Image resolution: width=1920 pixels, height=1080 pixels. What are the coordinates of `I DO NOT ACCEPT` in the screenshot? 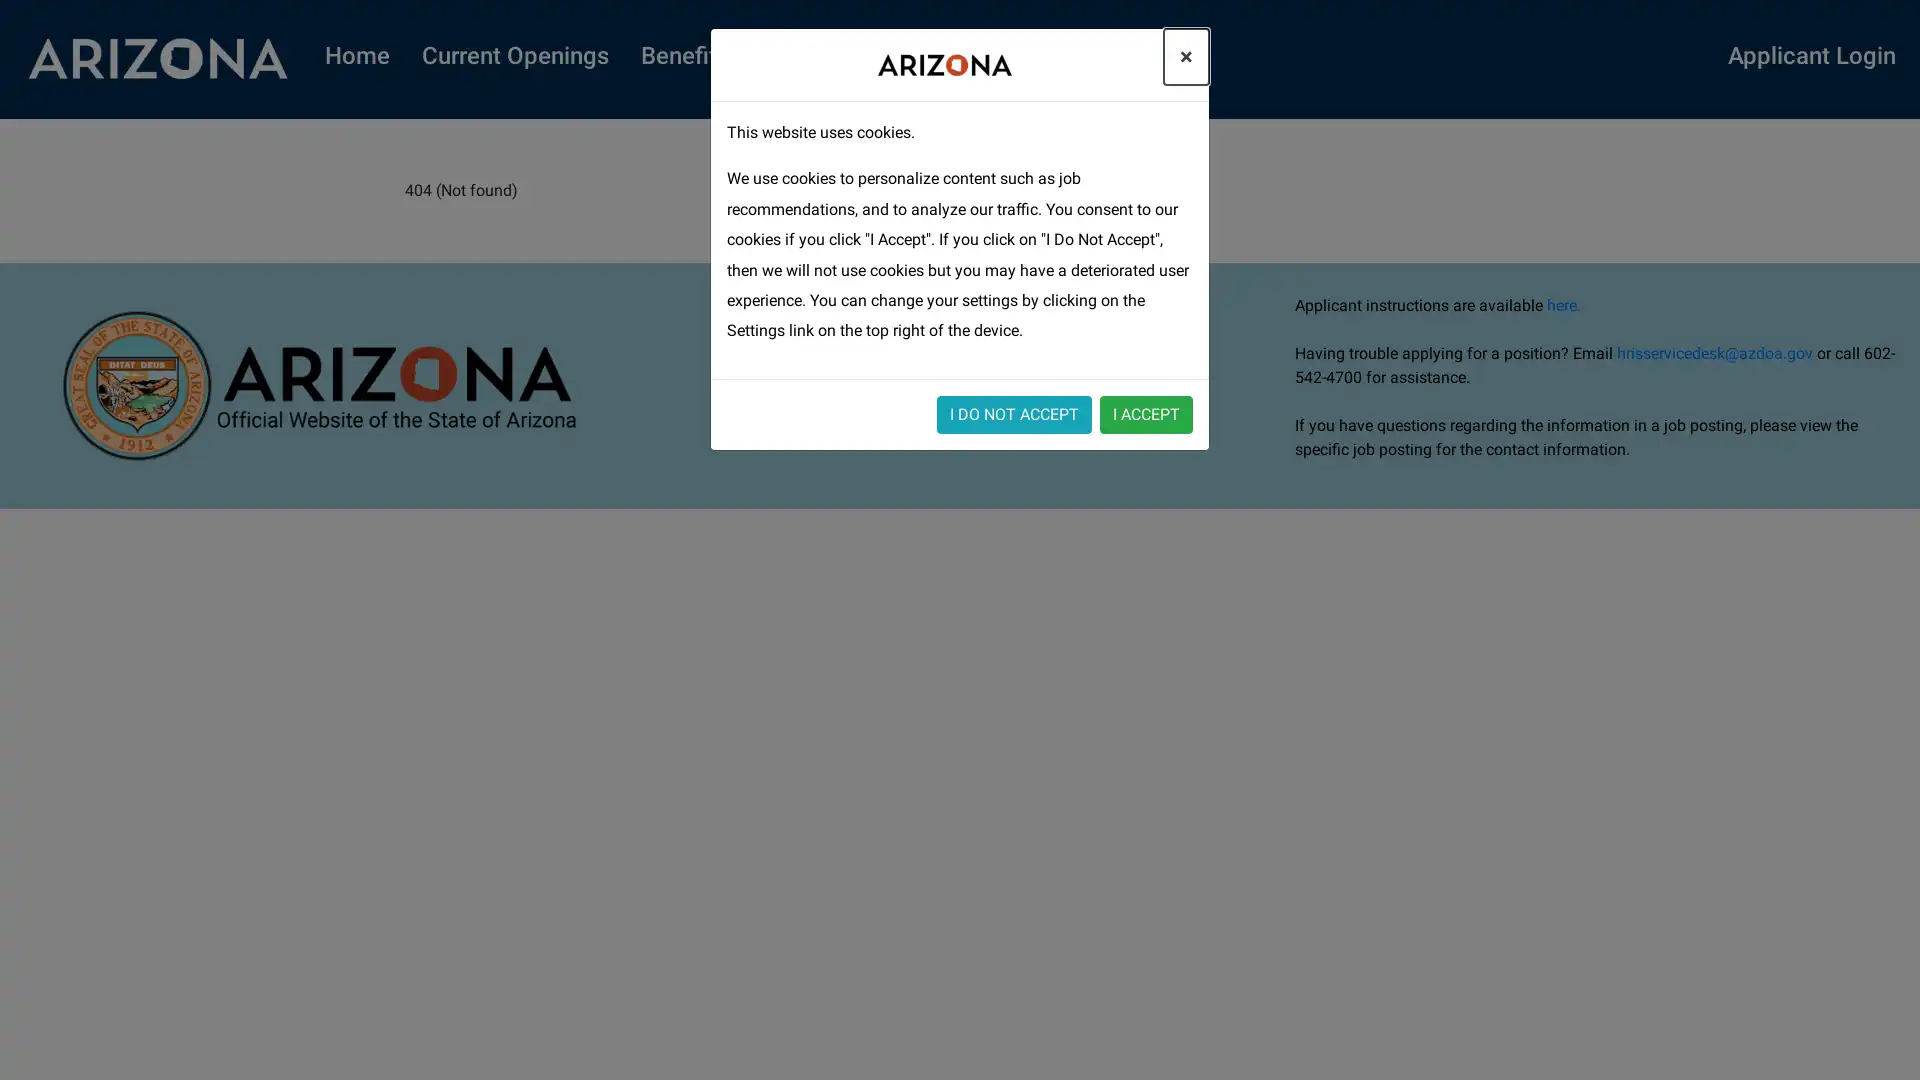 It's located at (1014, 412).